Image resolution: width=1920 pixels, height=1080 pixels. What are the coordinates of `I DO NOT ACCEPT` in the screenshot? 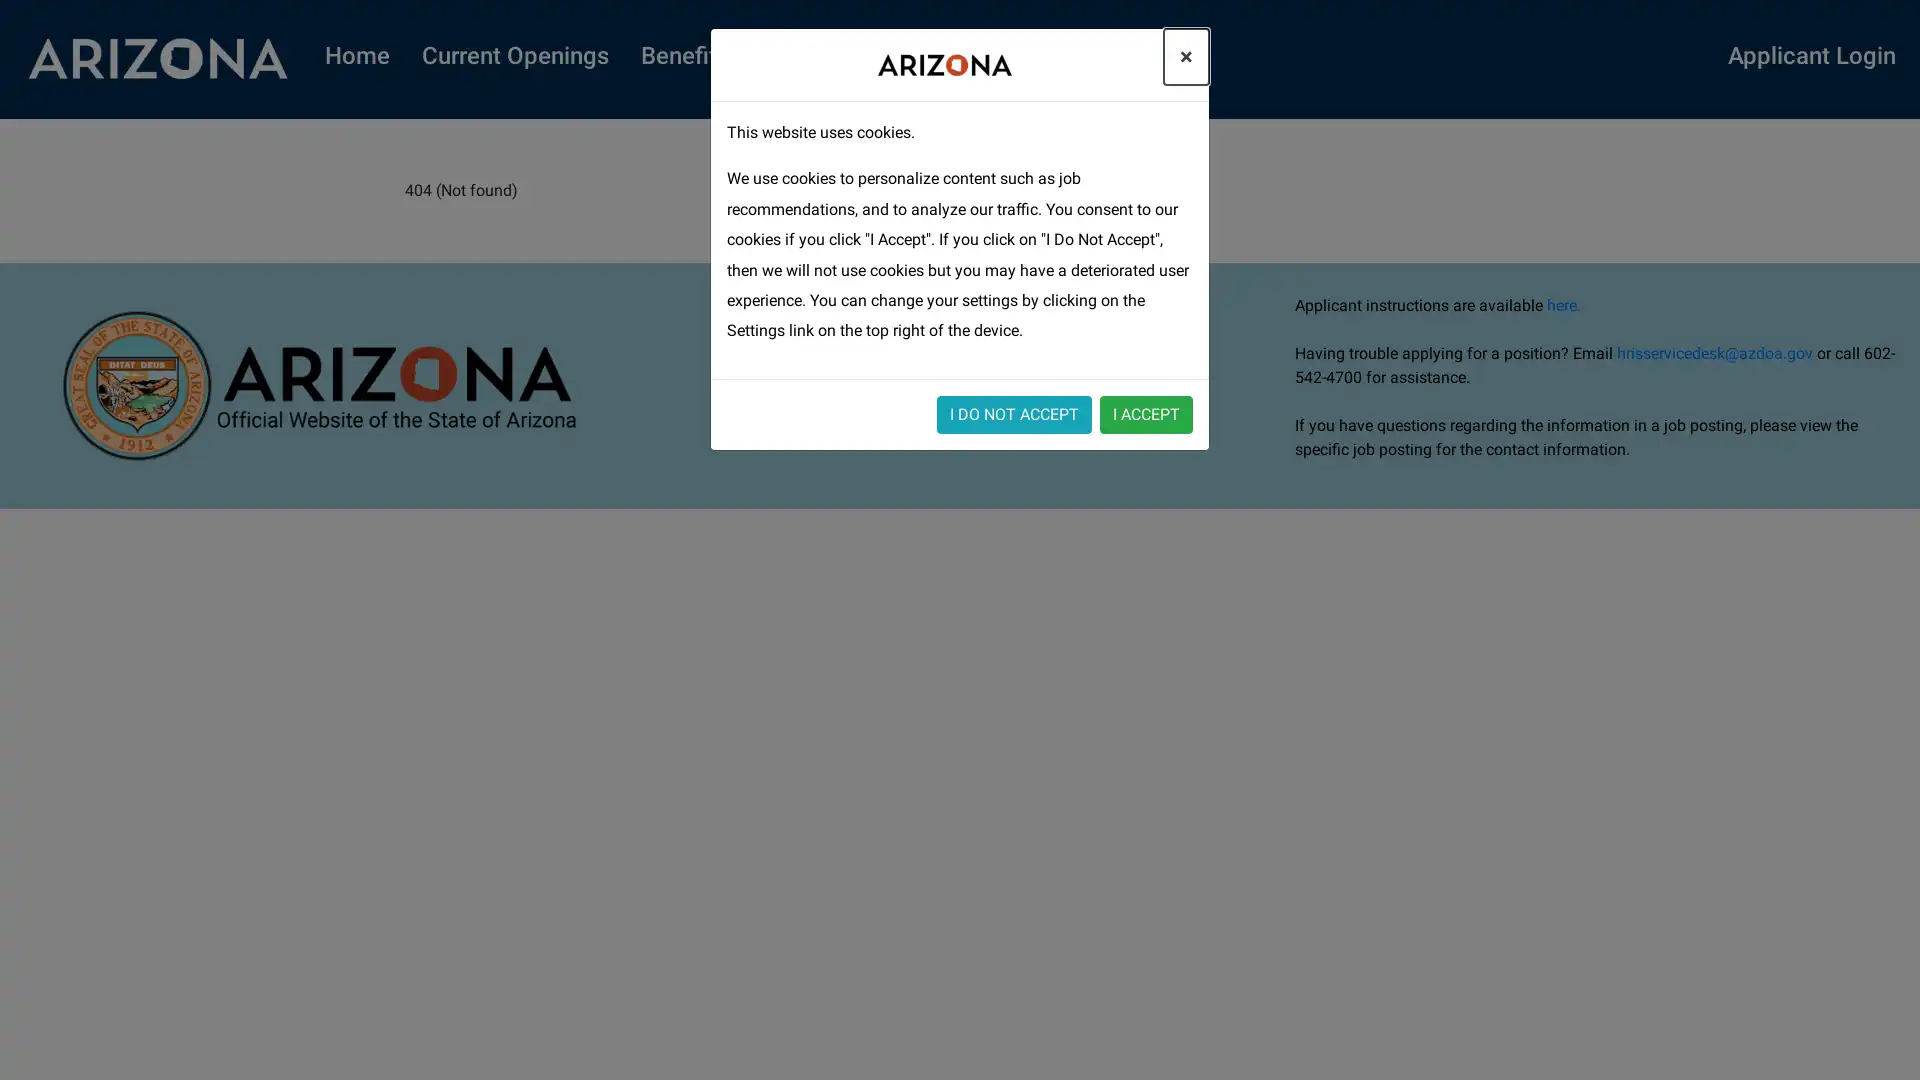 It's located at (1014, 412).